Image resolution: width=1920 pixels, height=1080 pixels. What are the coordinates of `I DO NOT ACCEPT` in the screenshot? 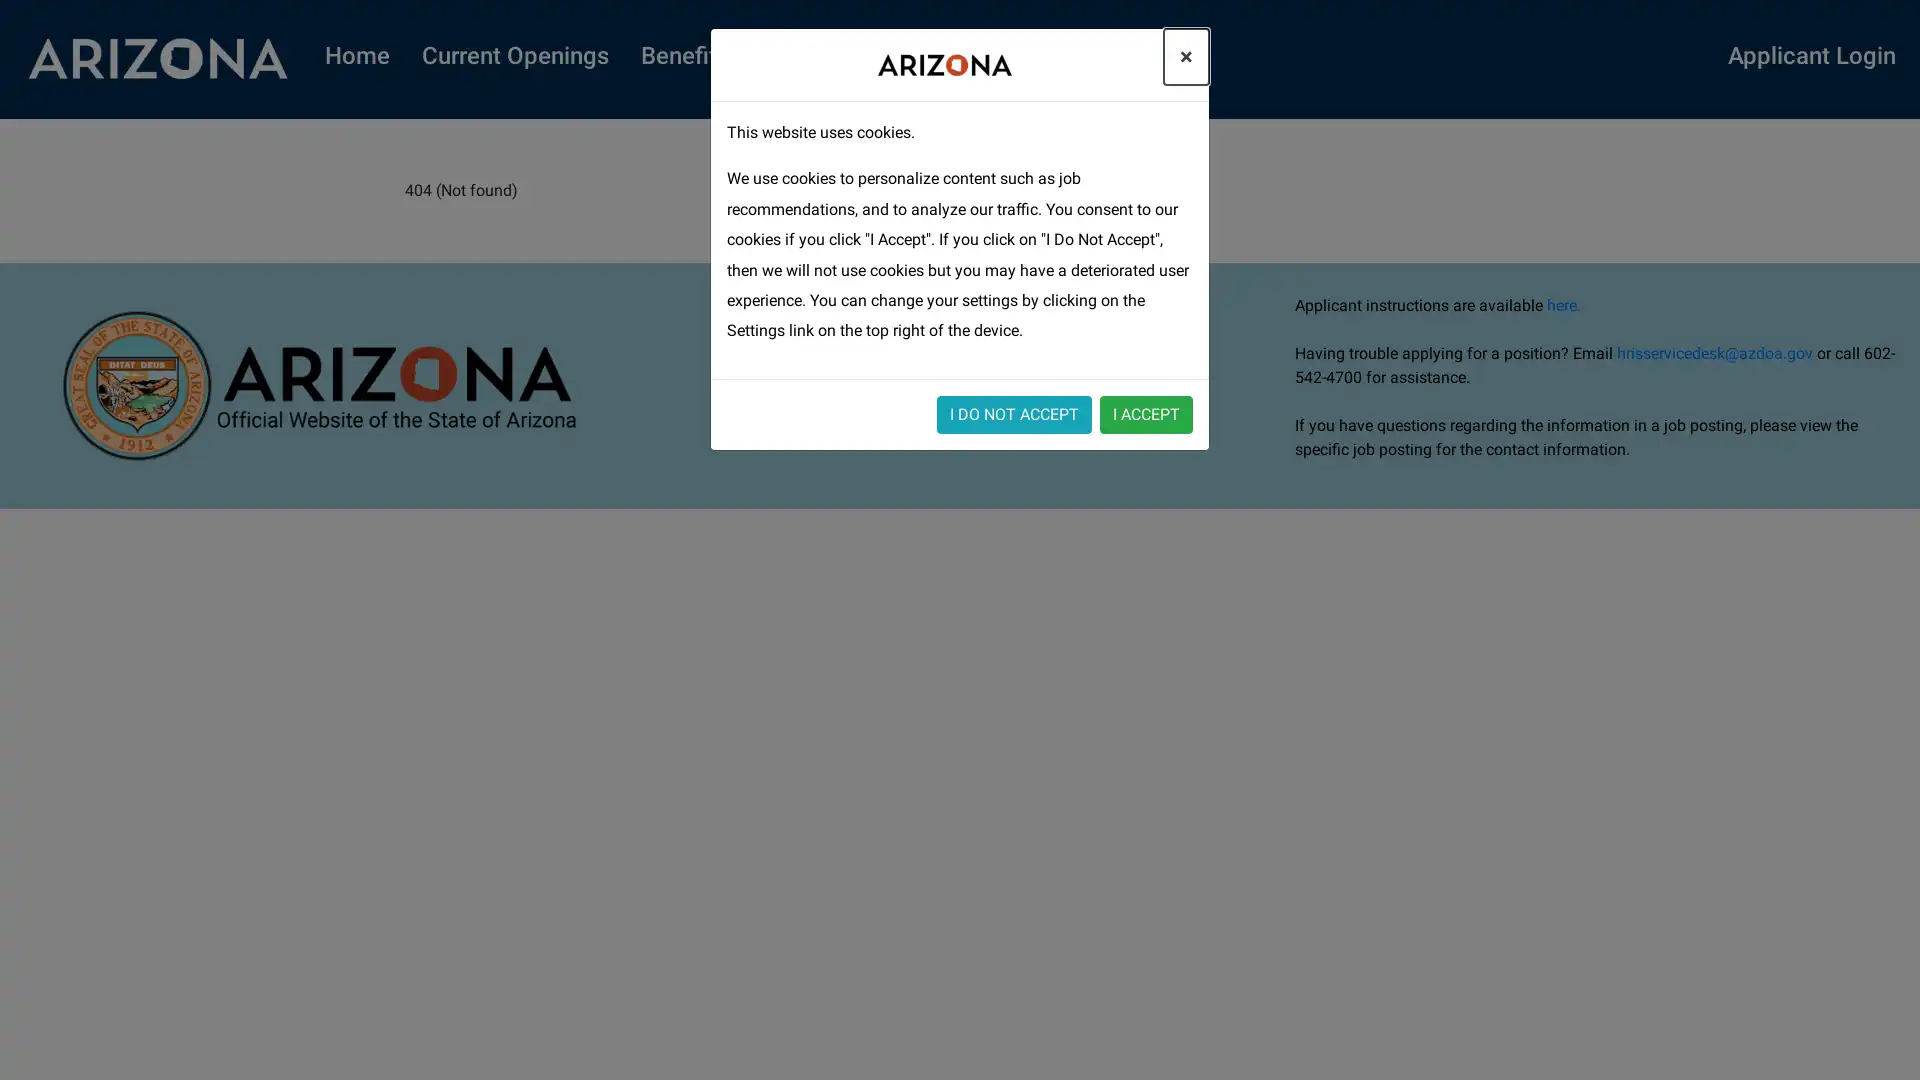 It's located at (1014, 412).